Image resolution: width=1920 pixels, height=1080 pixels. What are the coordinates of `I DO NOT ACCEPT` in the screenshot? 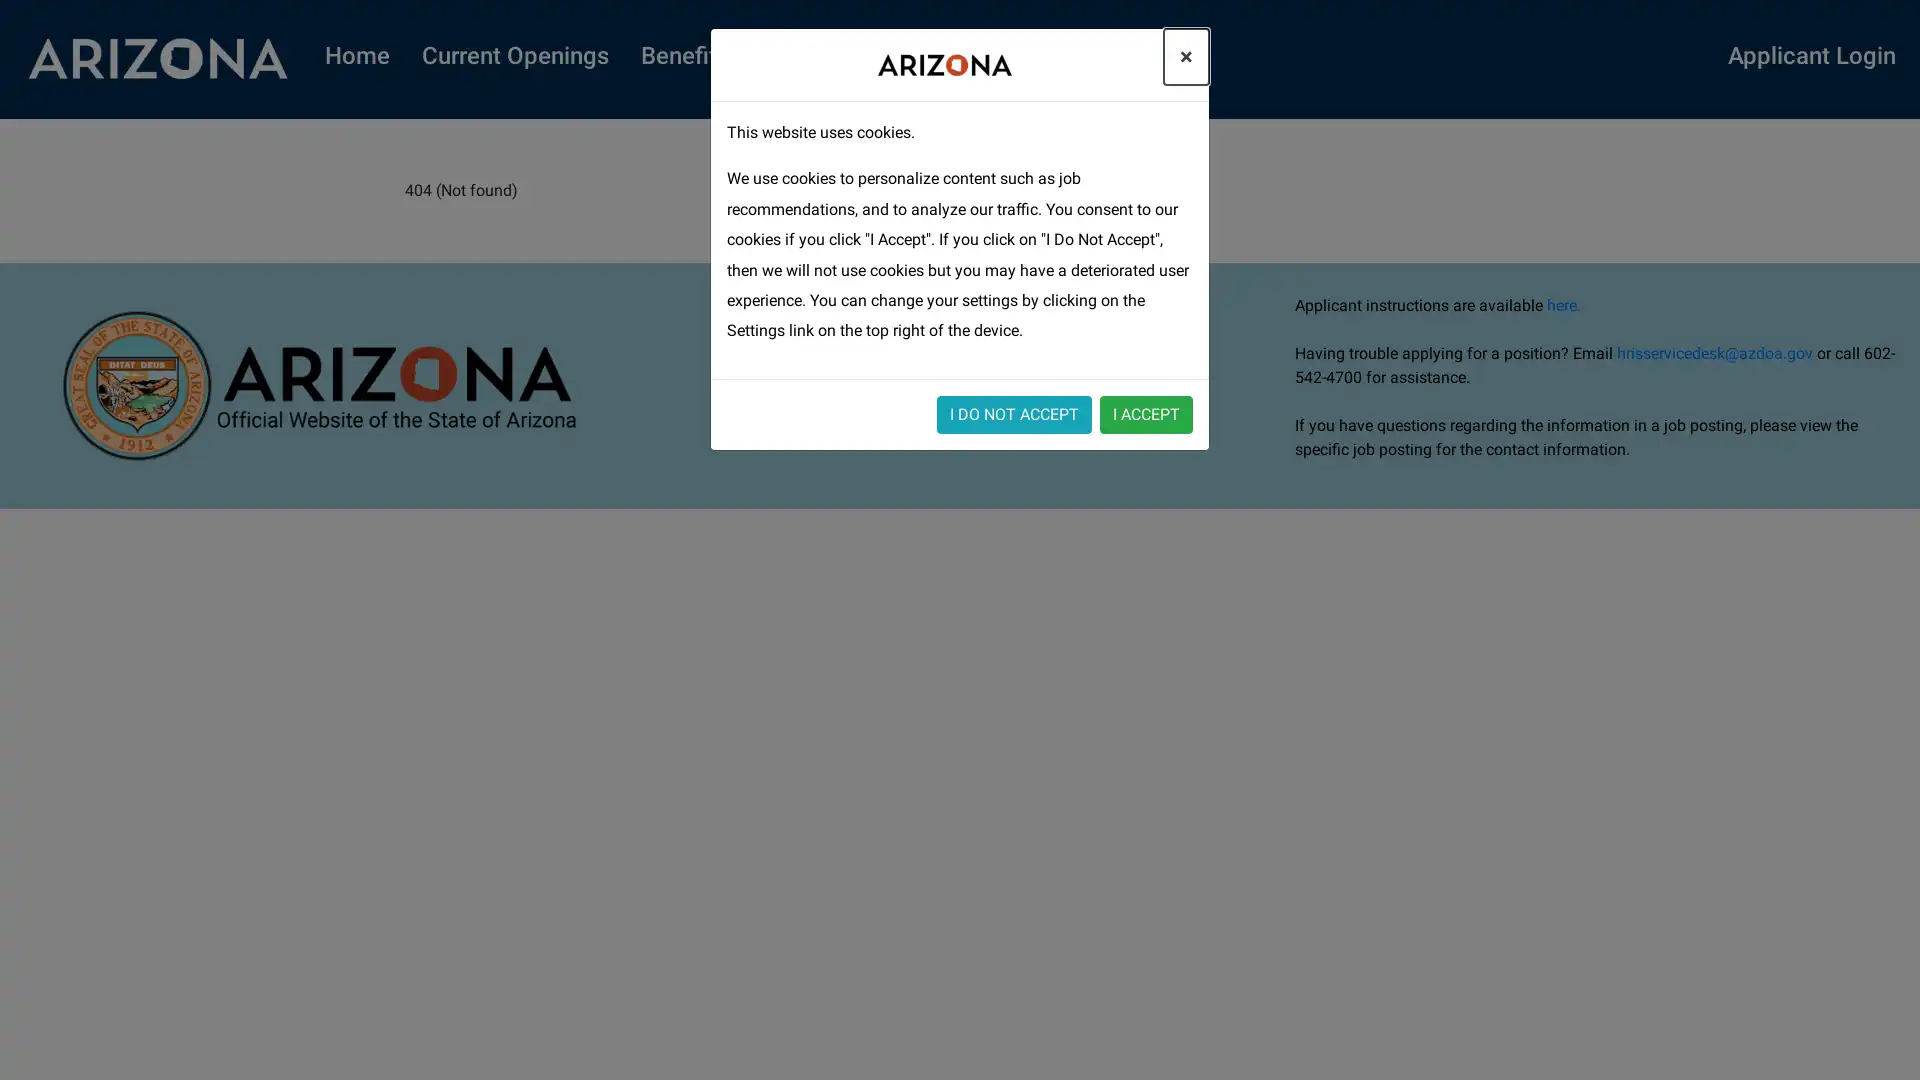 It's located at (1014, 412).